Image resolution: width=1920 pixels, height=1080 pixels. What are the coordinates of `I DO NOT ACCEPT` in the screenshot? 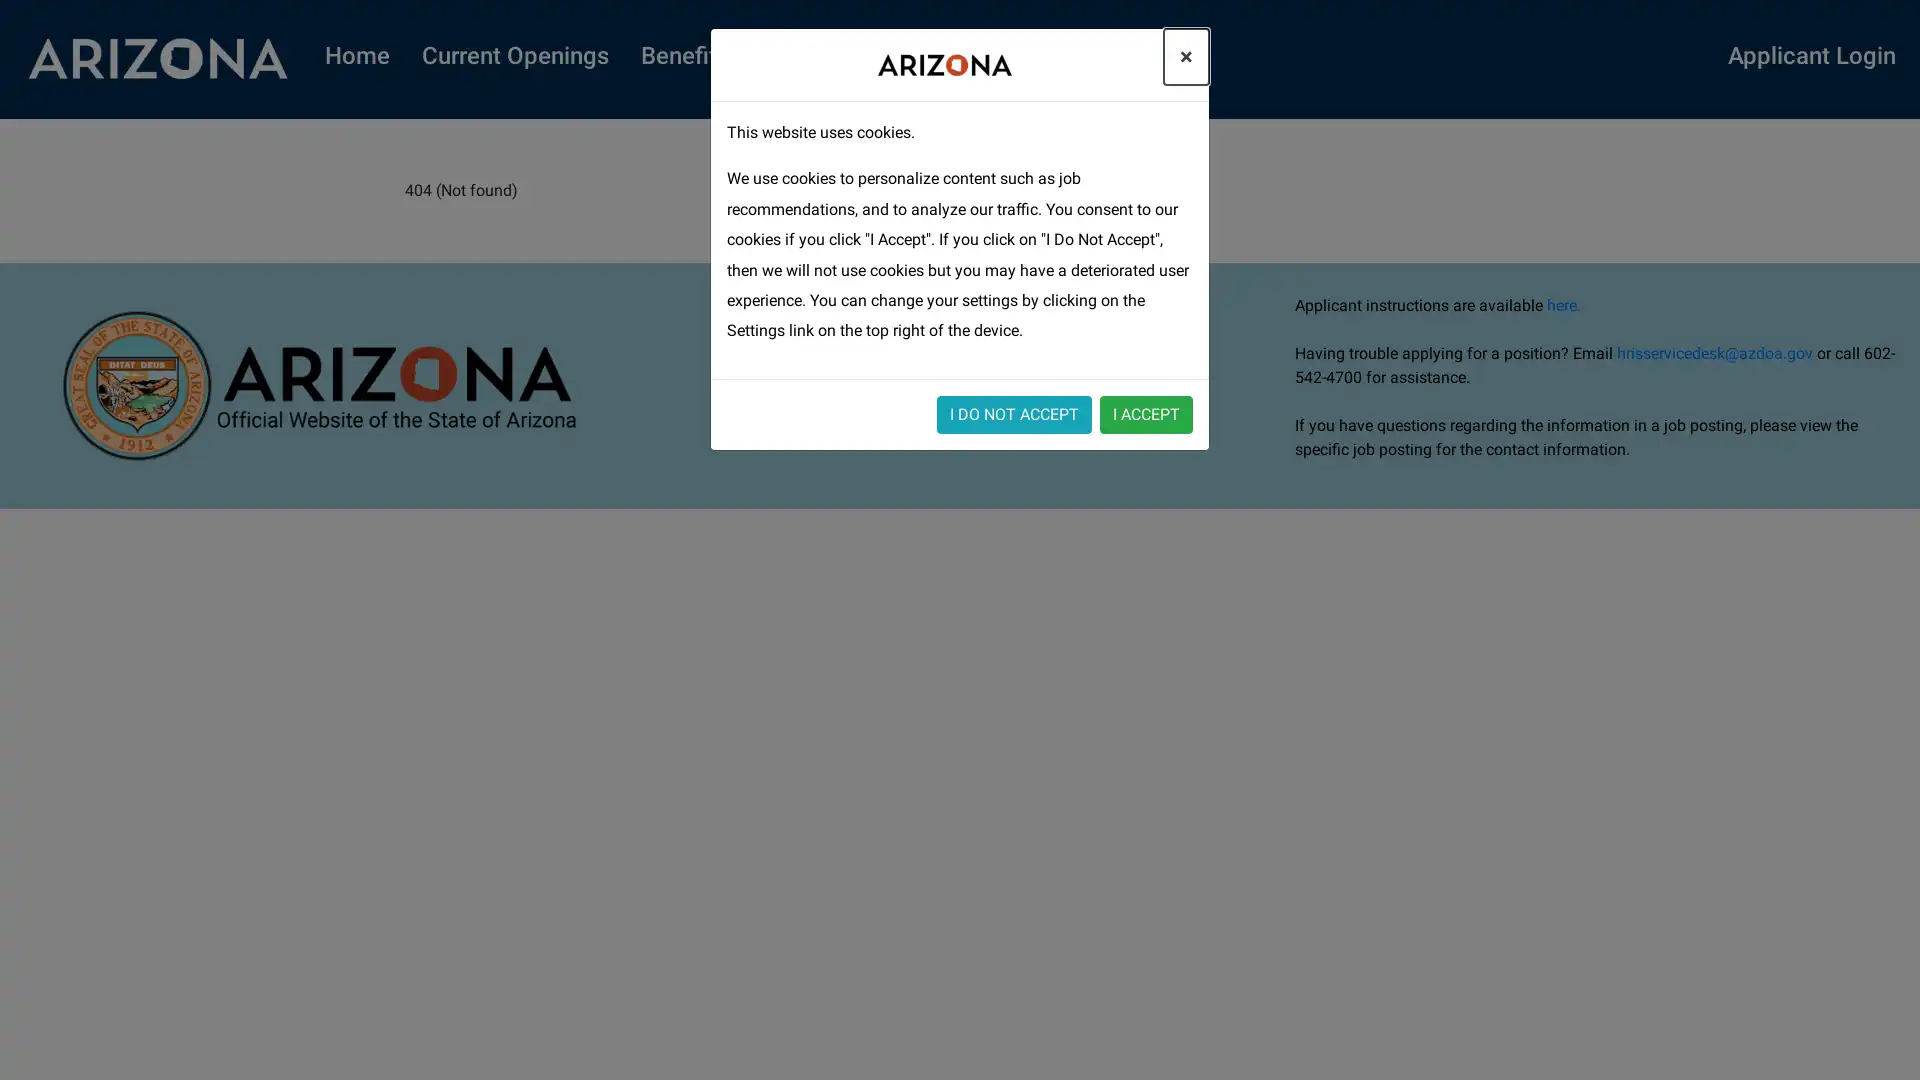 It's located at (1014, 412).